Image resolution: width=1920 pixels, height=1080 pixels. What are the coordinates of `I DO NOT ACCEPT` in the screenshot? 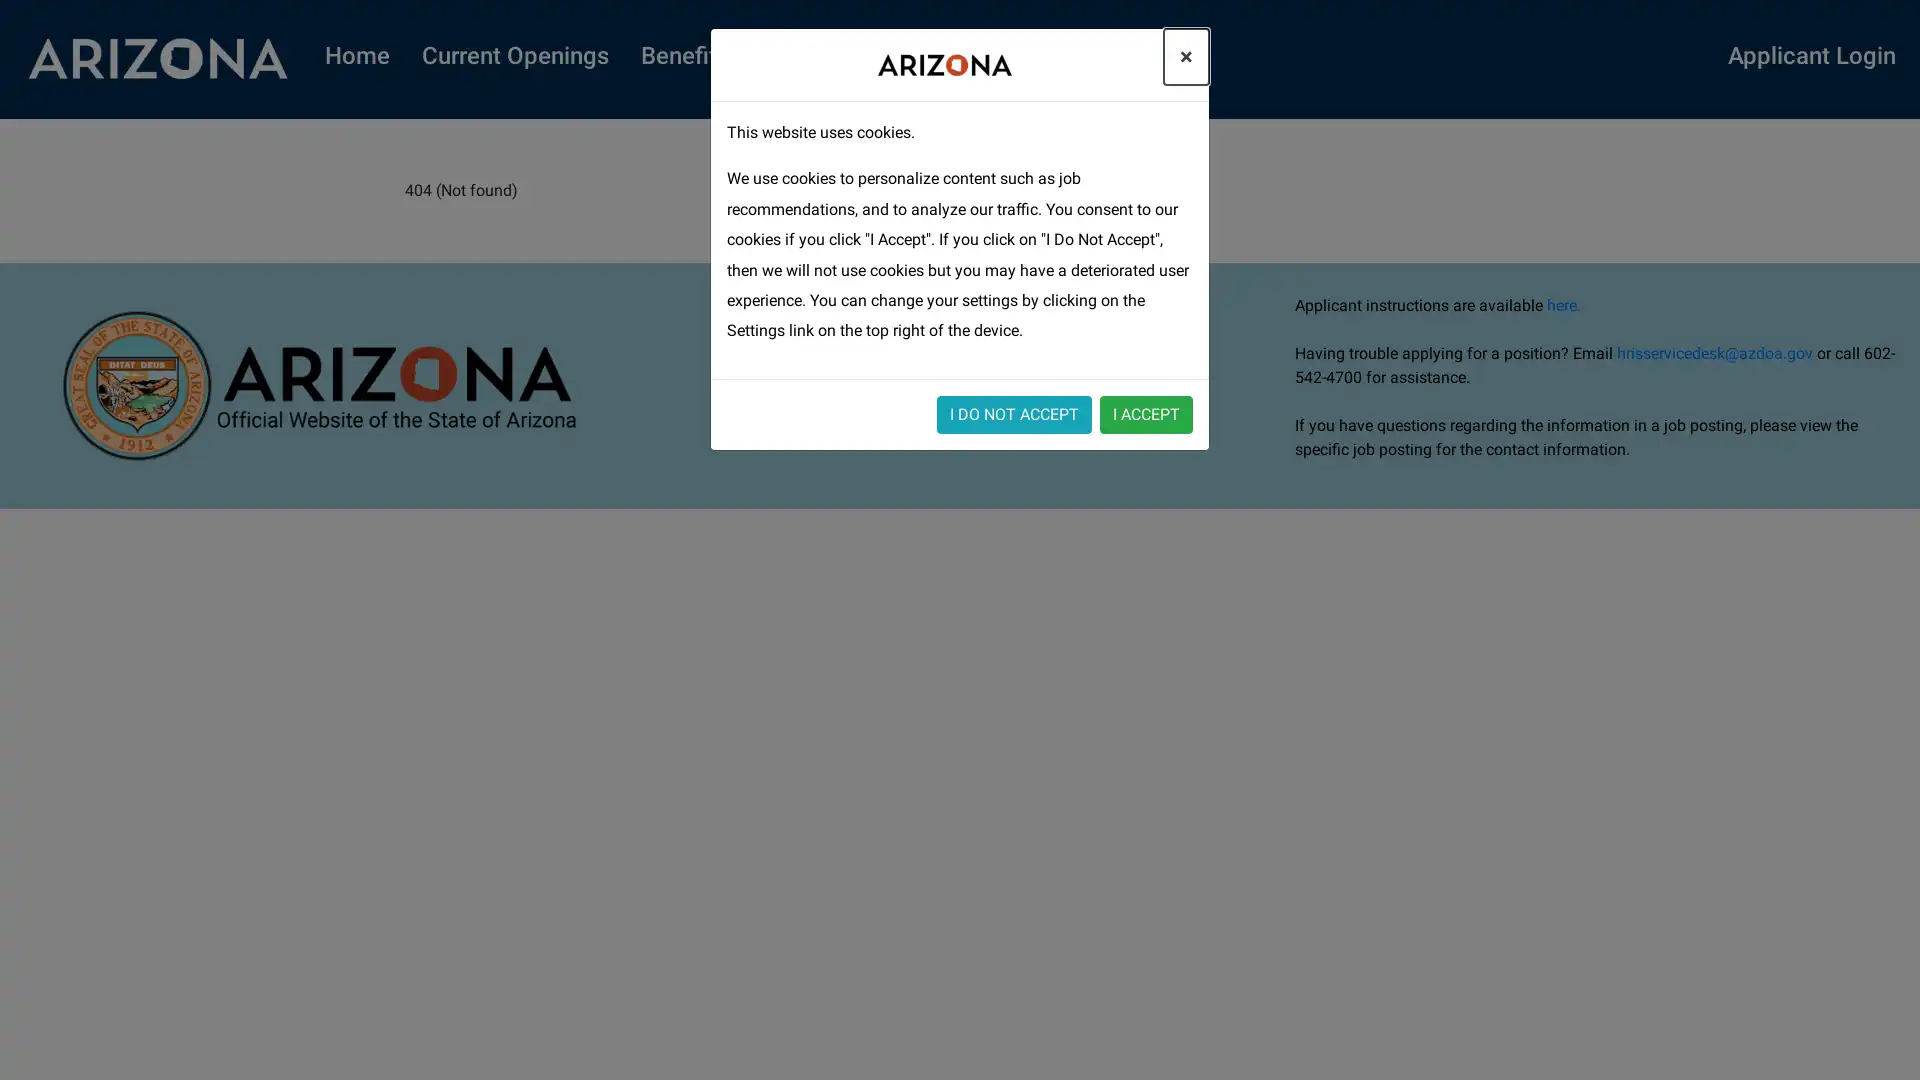 It's located at (1014, 412).